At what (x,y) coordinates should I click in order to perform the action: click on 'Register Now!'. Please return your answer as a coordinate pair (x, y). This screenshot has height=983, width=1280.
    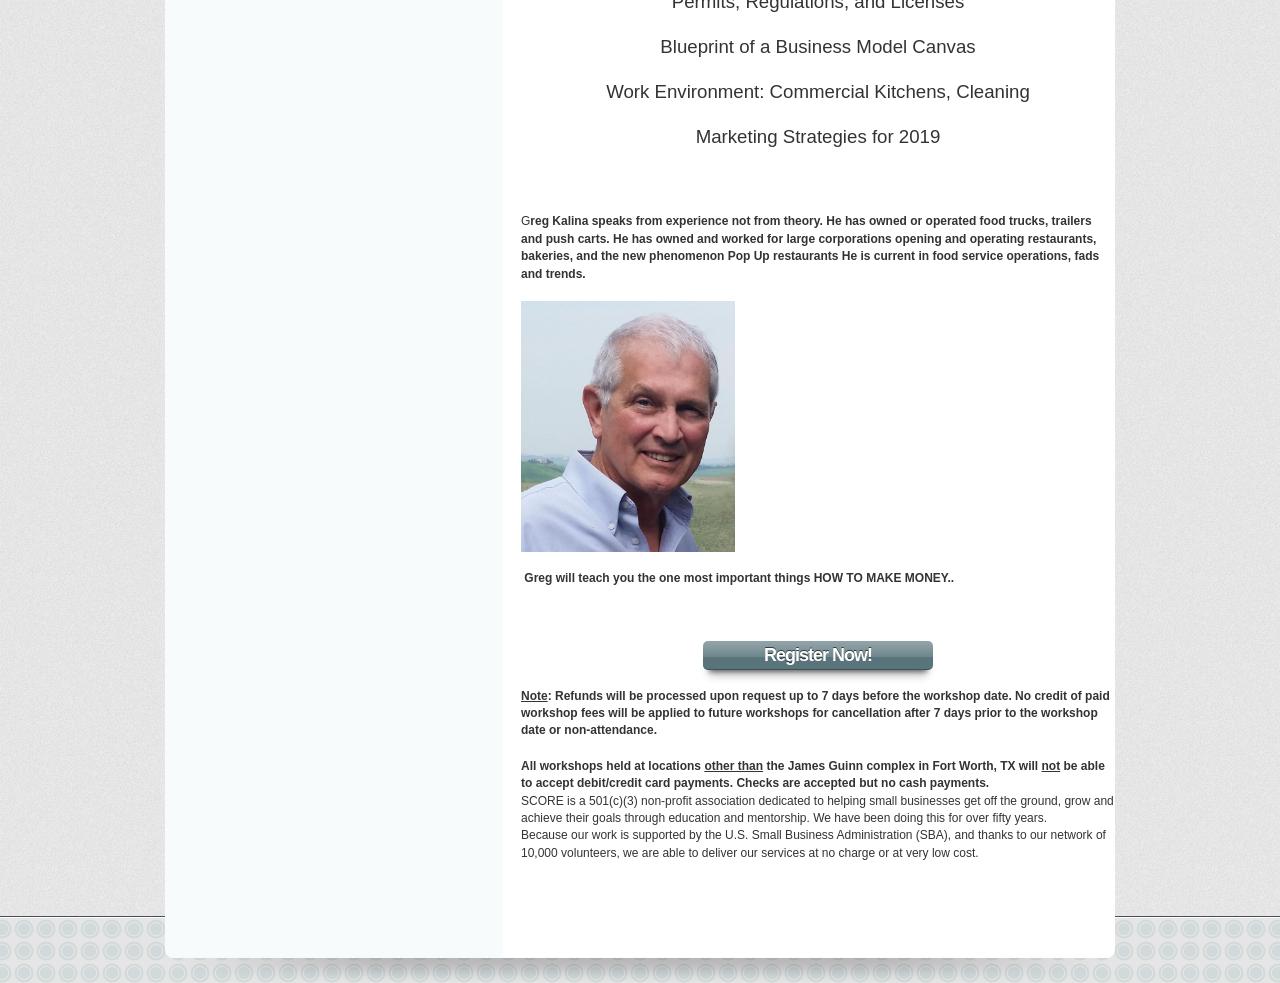
    Looking at the image, I should click on (762, 653).